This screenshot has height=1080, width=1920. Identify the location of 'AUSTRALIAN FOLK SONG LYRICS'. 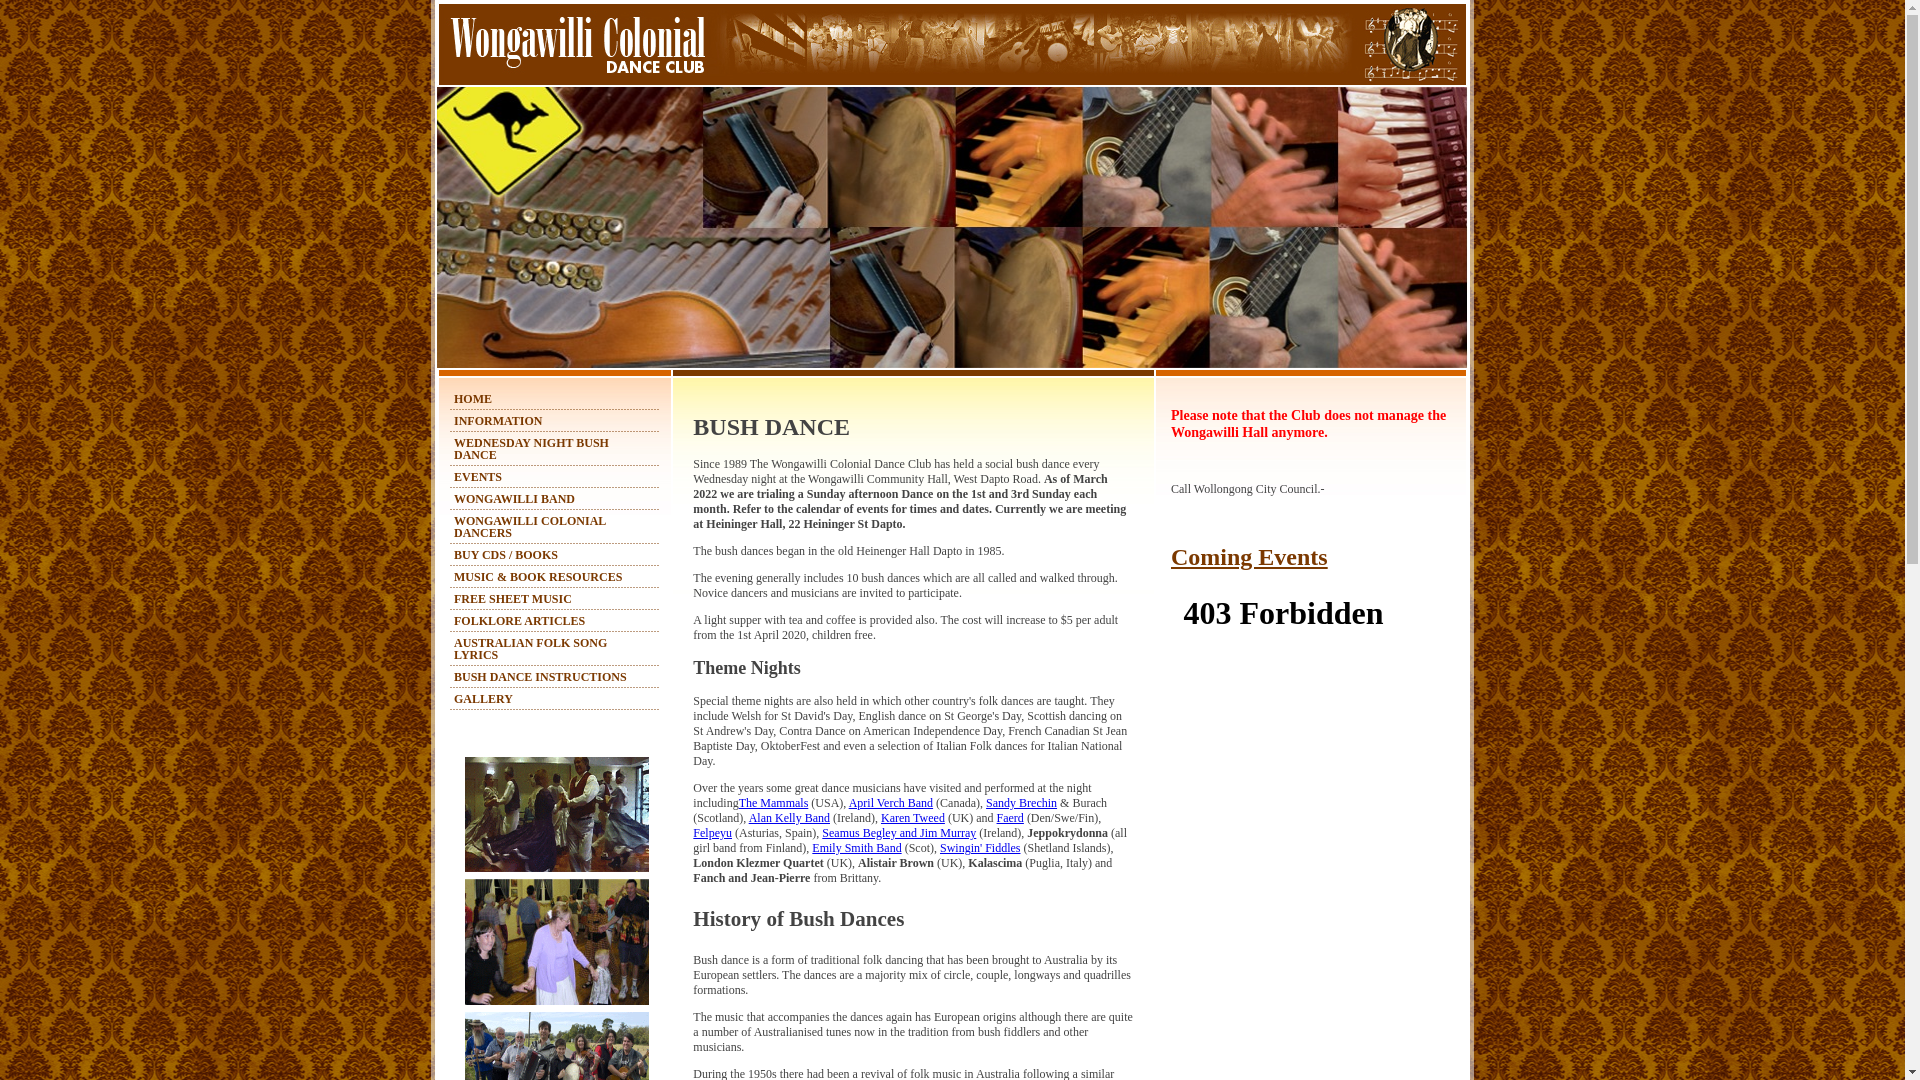
(453, 648).